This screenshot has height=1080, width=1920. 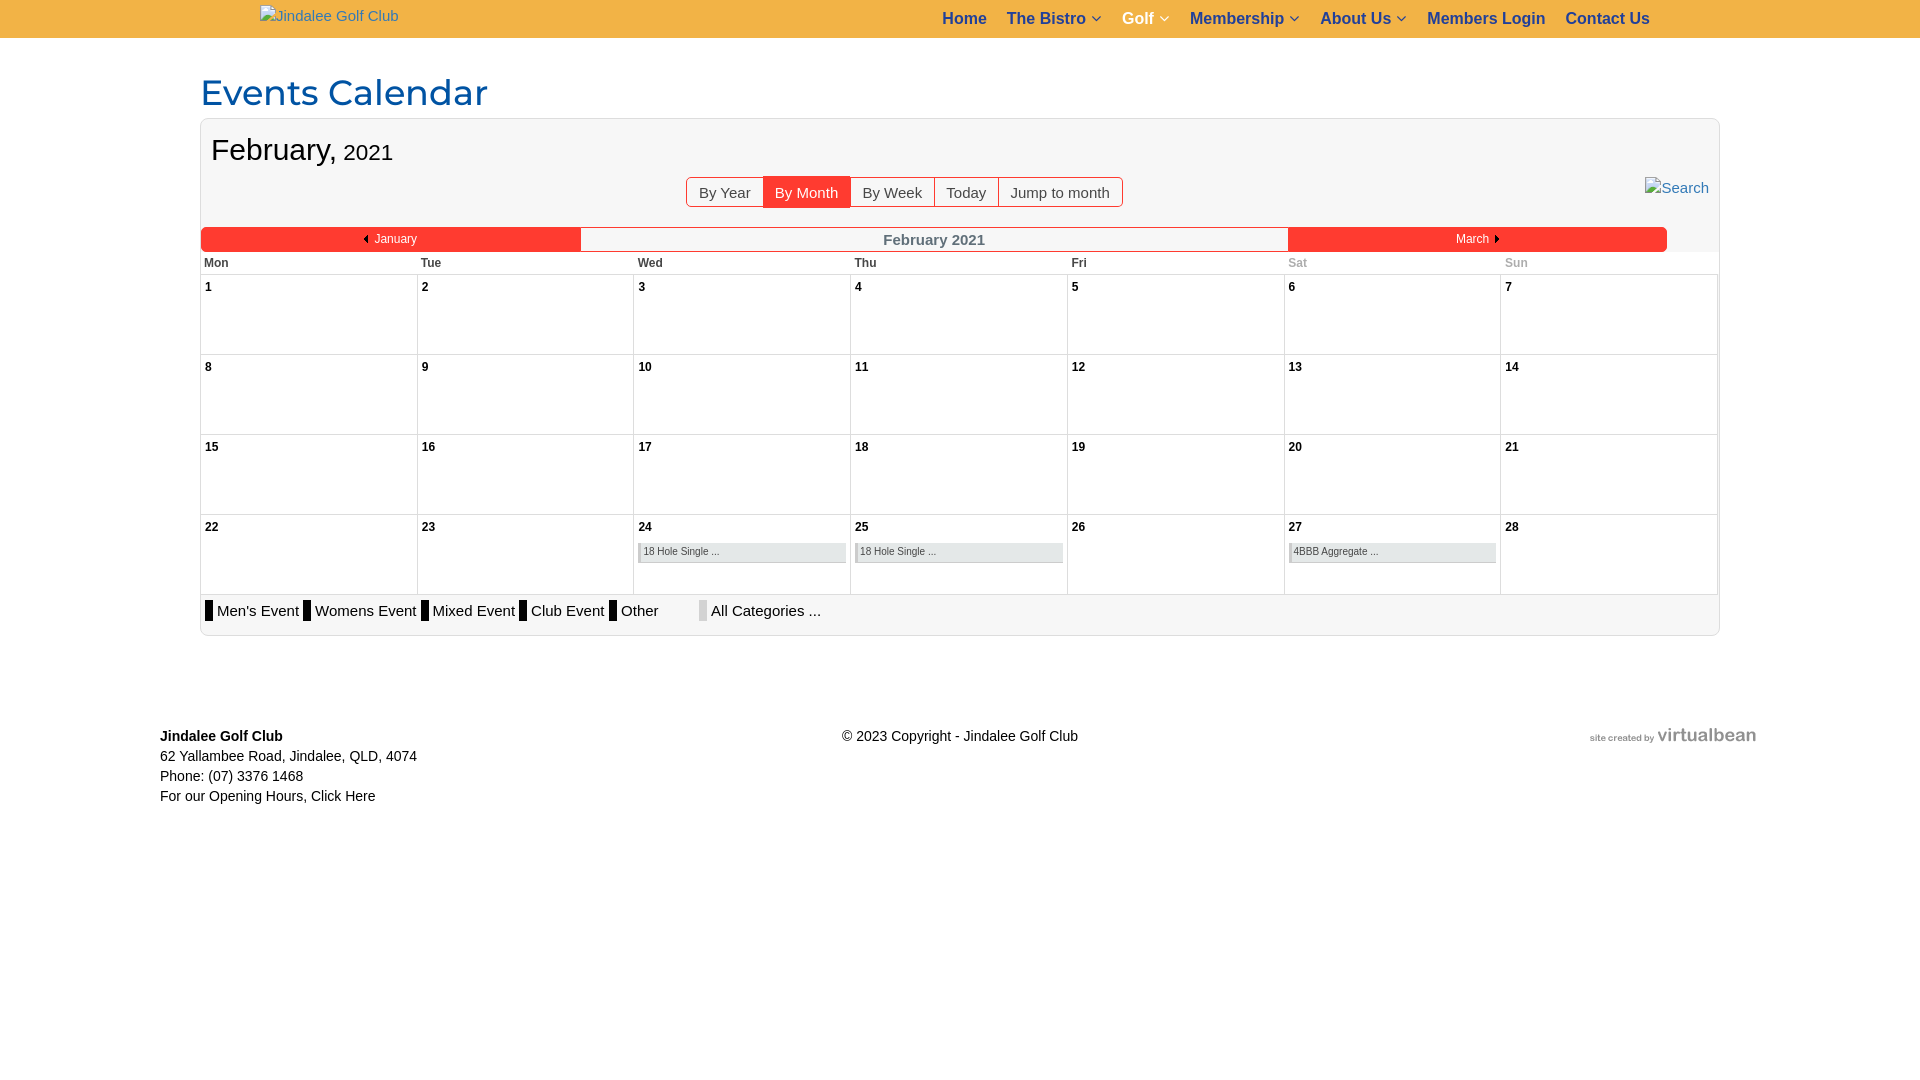 What do you see at coordinates (257, 609) in the screenshot?
I see `'Men's Event'` at bounding box center [257, 609].